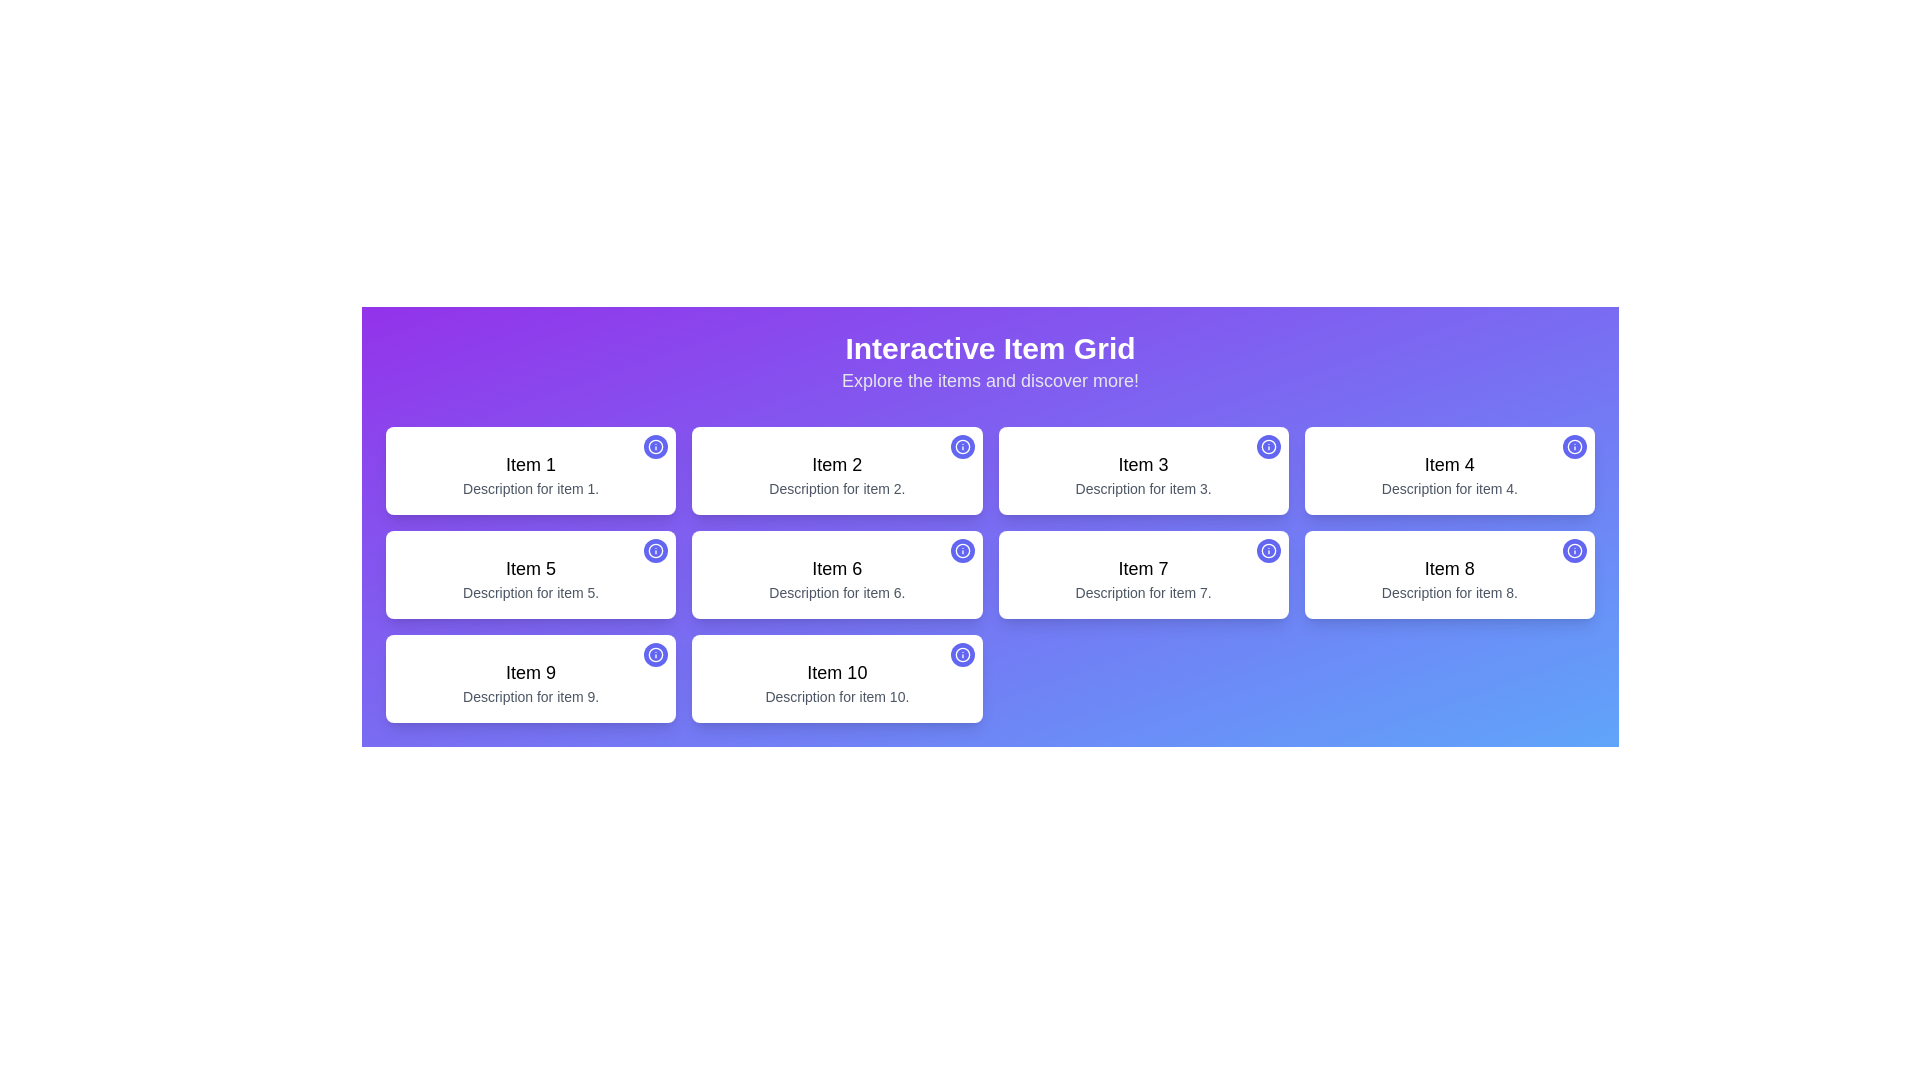 The image size is (1920, 1080). What do you see at coordinates (1267, 446) in the screenshot?
I see `the Icon button located in the top-right corner of the 'Item 3' panel to show more details` at bounding box center [1267, 446].